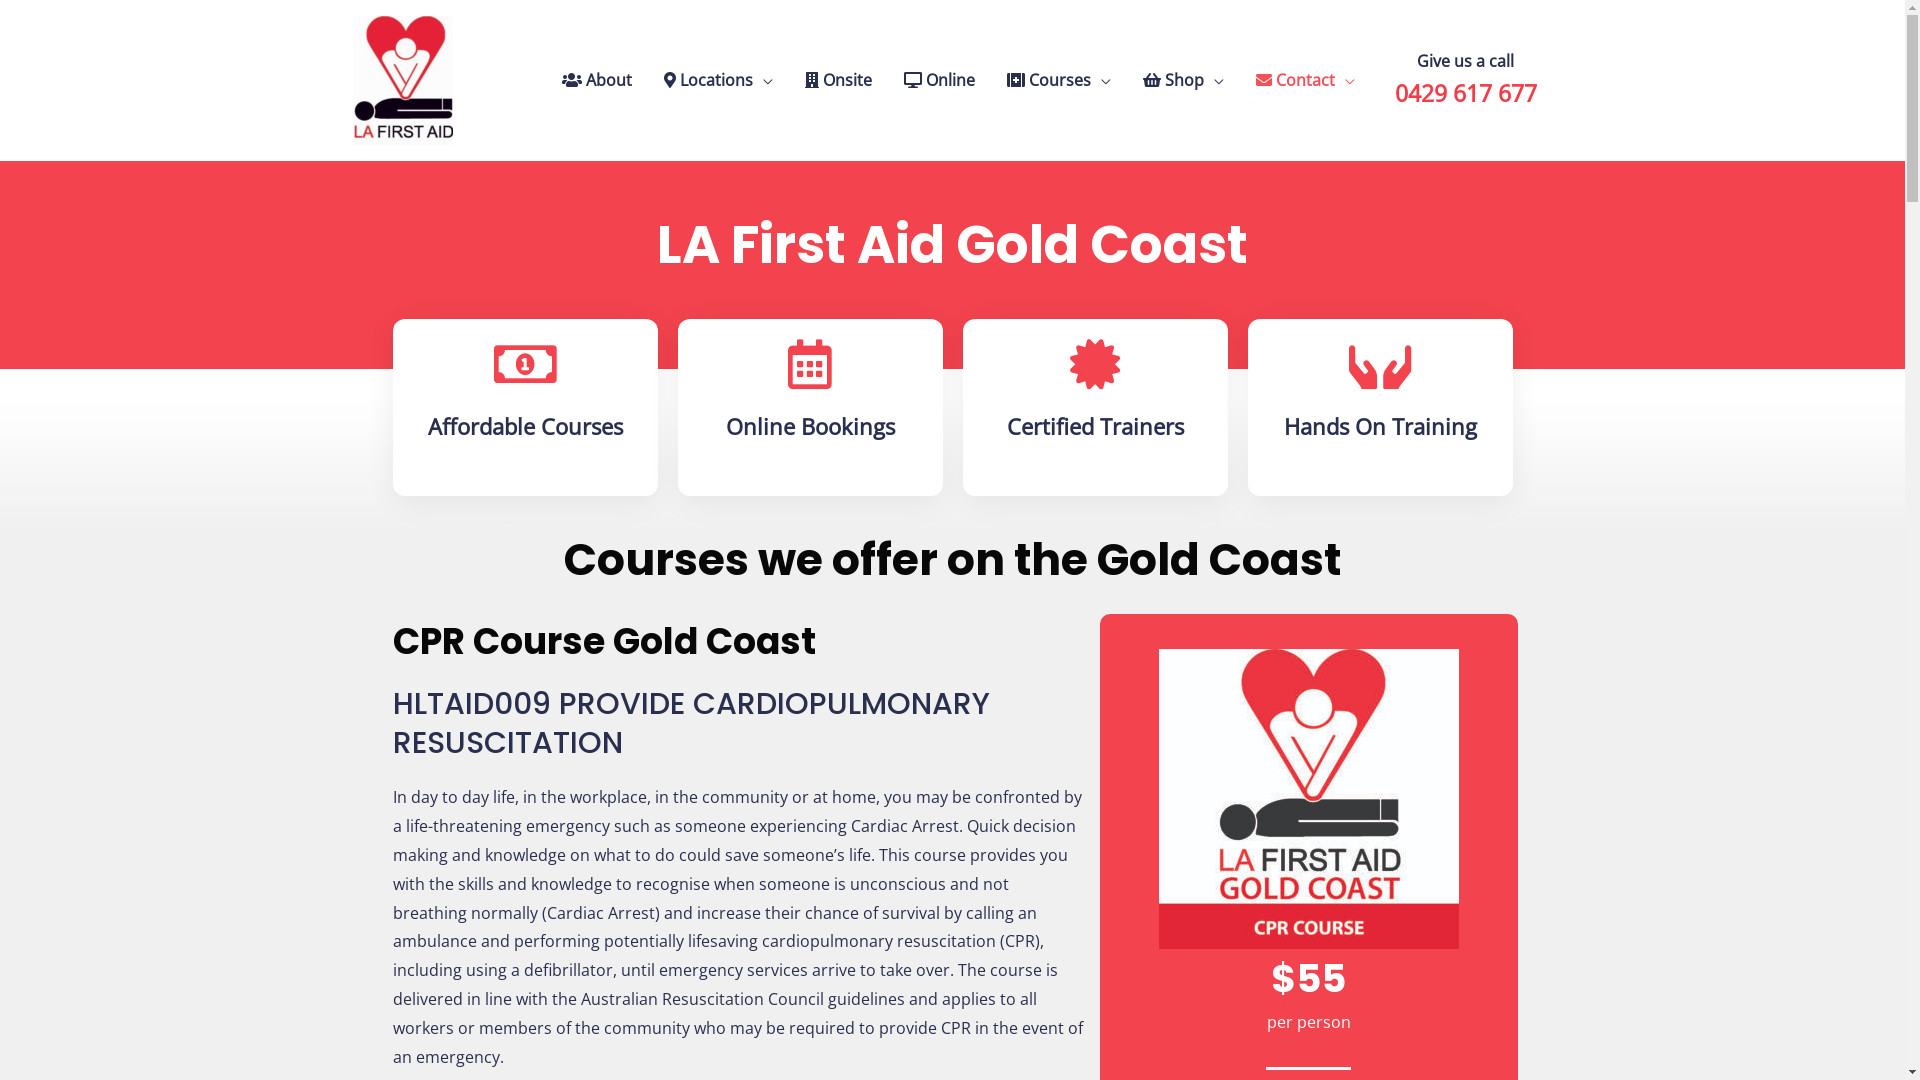 This screenshot has width=1920, height=1080. Describe the element at coordinates (1182, 79) in the screenshot. I see `'Shop'` at that location.